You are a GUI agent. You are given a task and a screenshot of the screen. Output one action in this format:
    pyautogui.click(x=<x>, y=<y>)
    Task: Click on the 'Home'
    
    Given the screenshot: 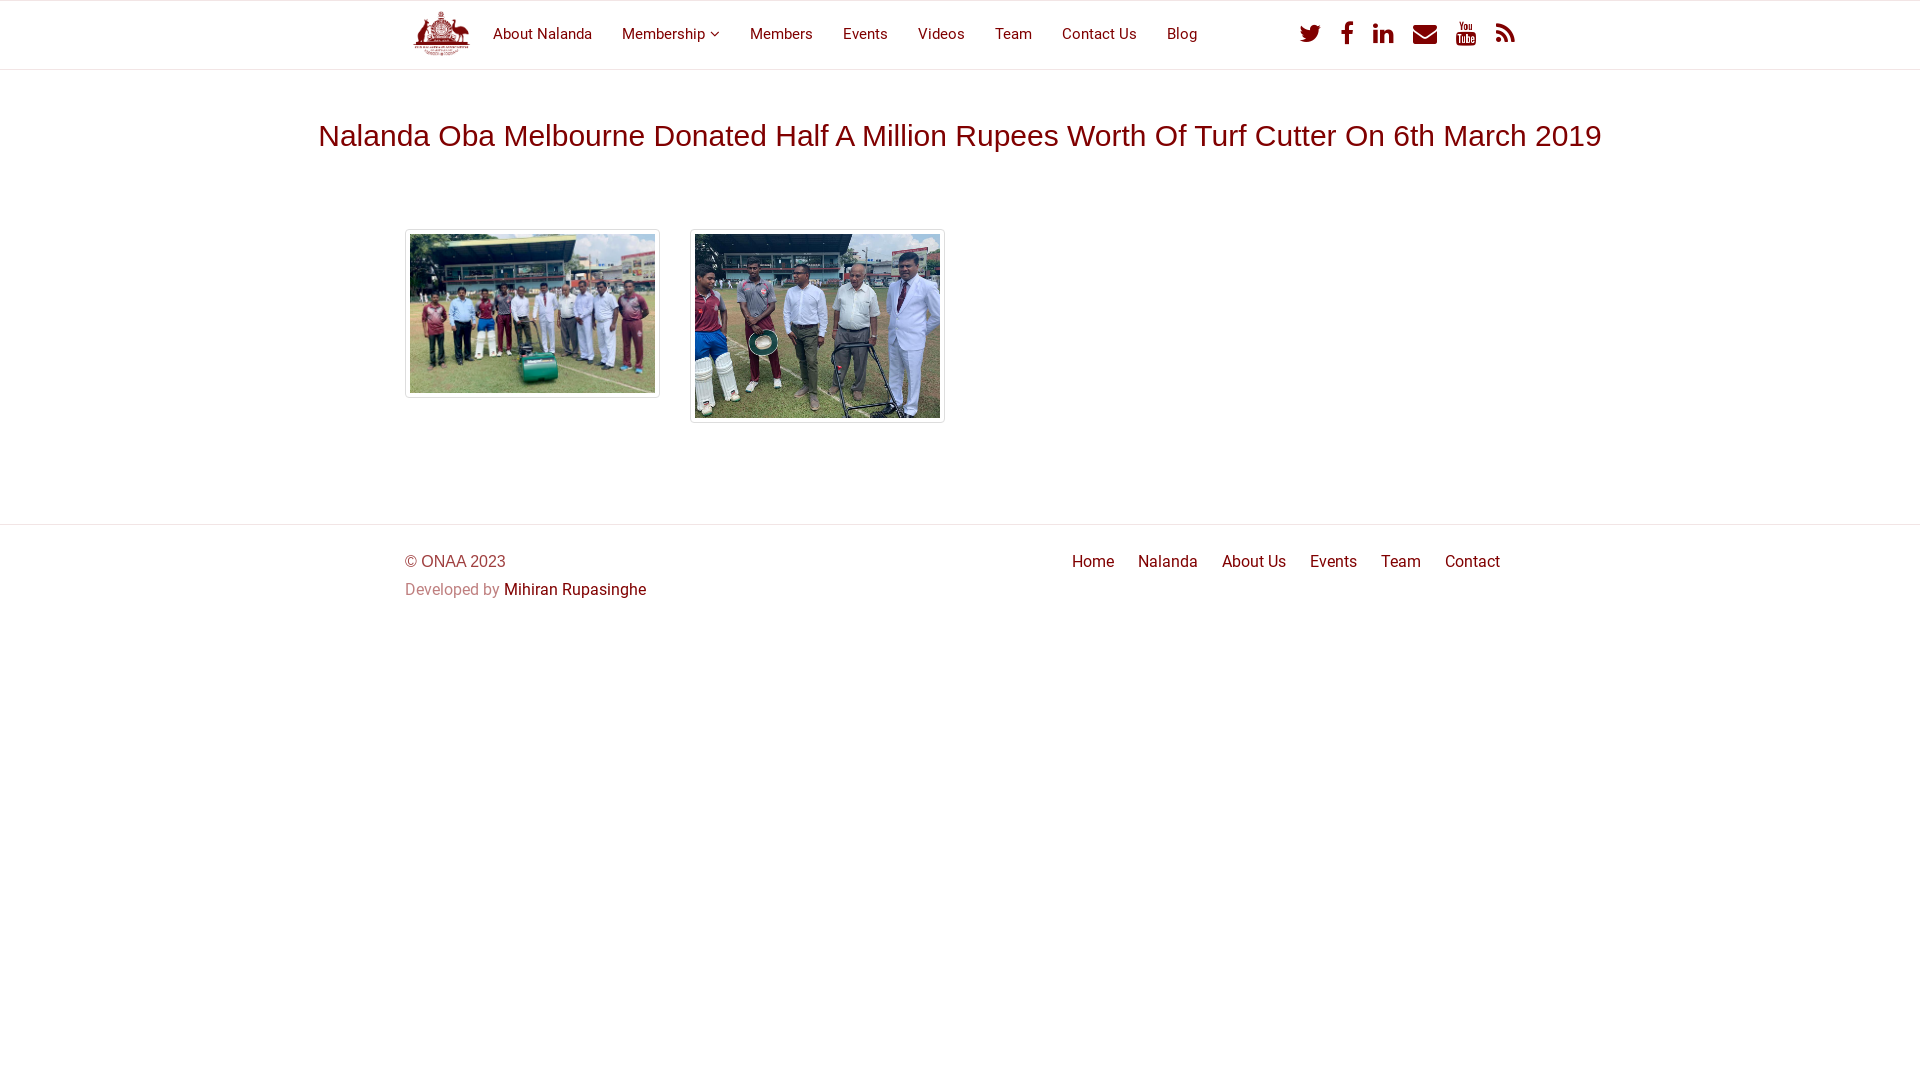 What is the action you would take?
    pyautogui.click(x=1092, y=561)
    